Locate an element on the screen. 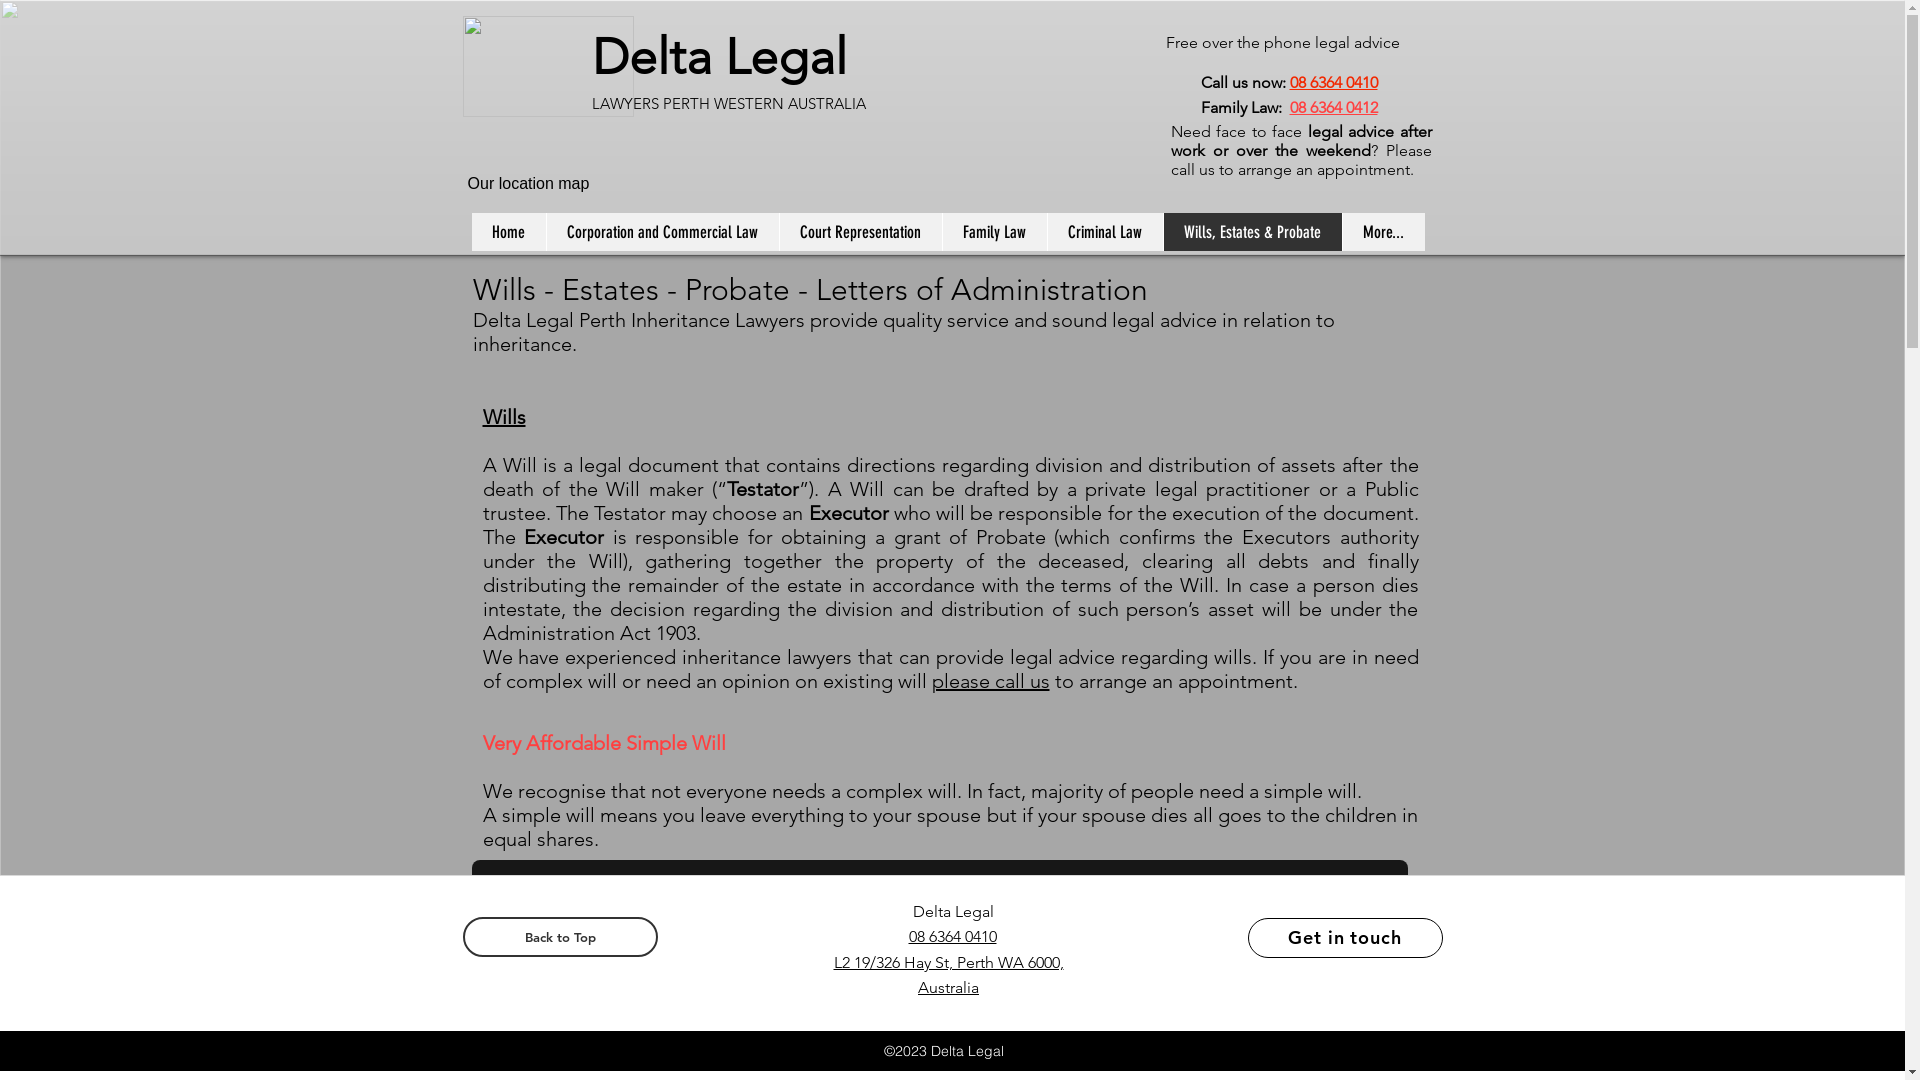 Image resolution: width=1920 pixels, height=1080 pixels. '08 6364 0410' is located at coordinates (950, 936).